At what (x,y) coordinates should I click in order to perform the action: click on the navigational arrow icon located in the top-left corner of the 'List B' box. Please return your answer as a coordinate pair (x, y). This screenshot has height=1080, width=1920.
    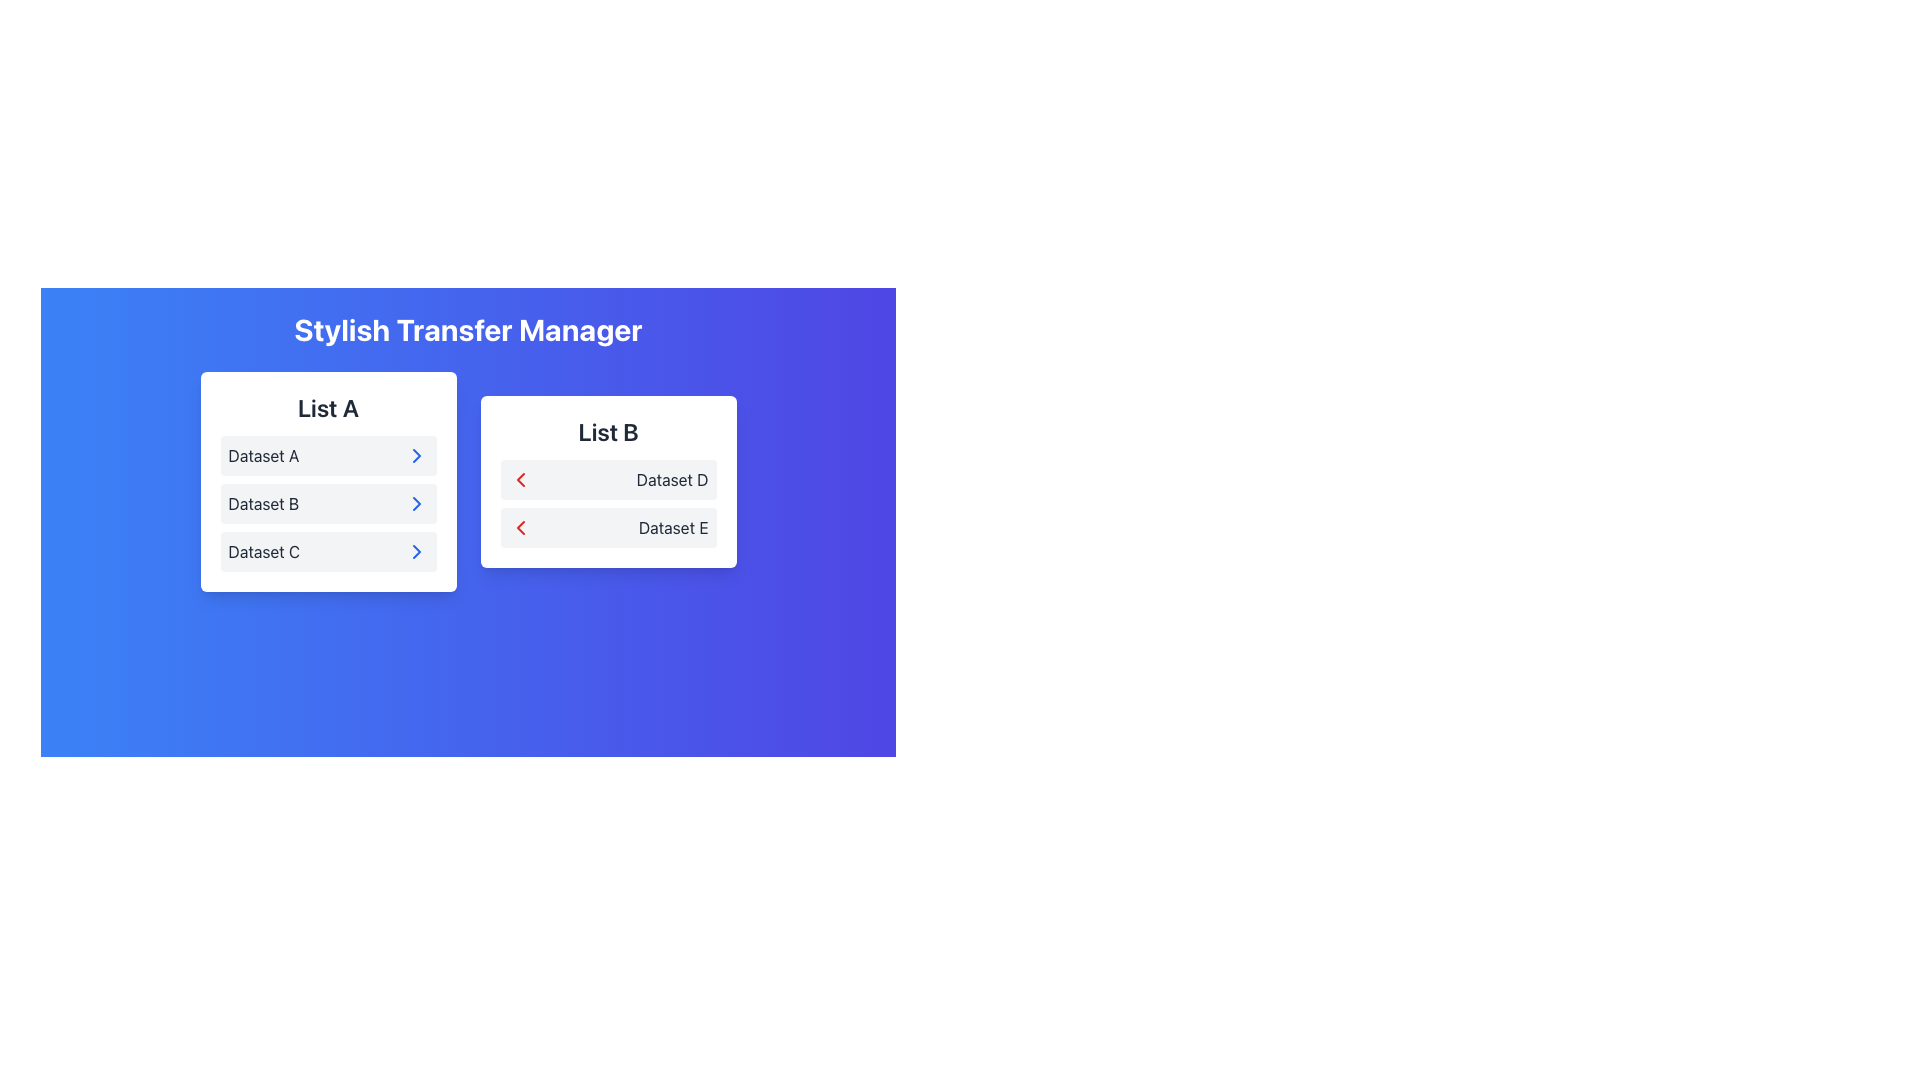
    Looking at the image, I should click on (520, 527).